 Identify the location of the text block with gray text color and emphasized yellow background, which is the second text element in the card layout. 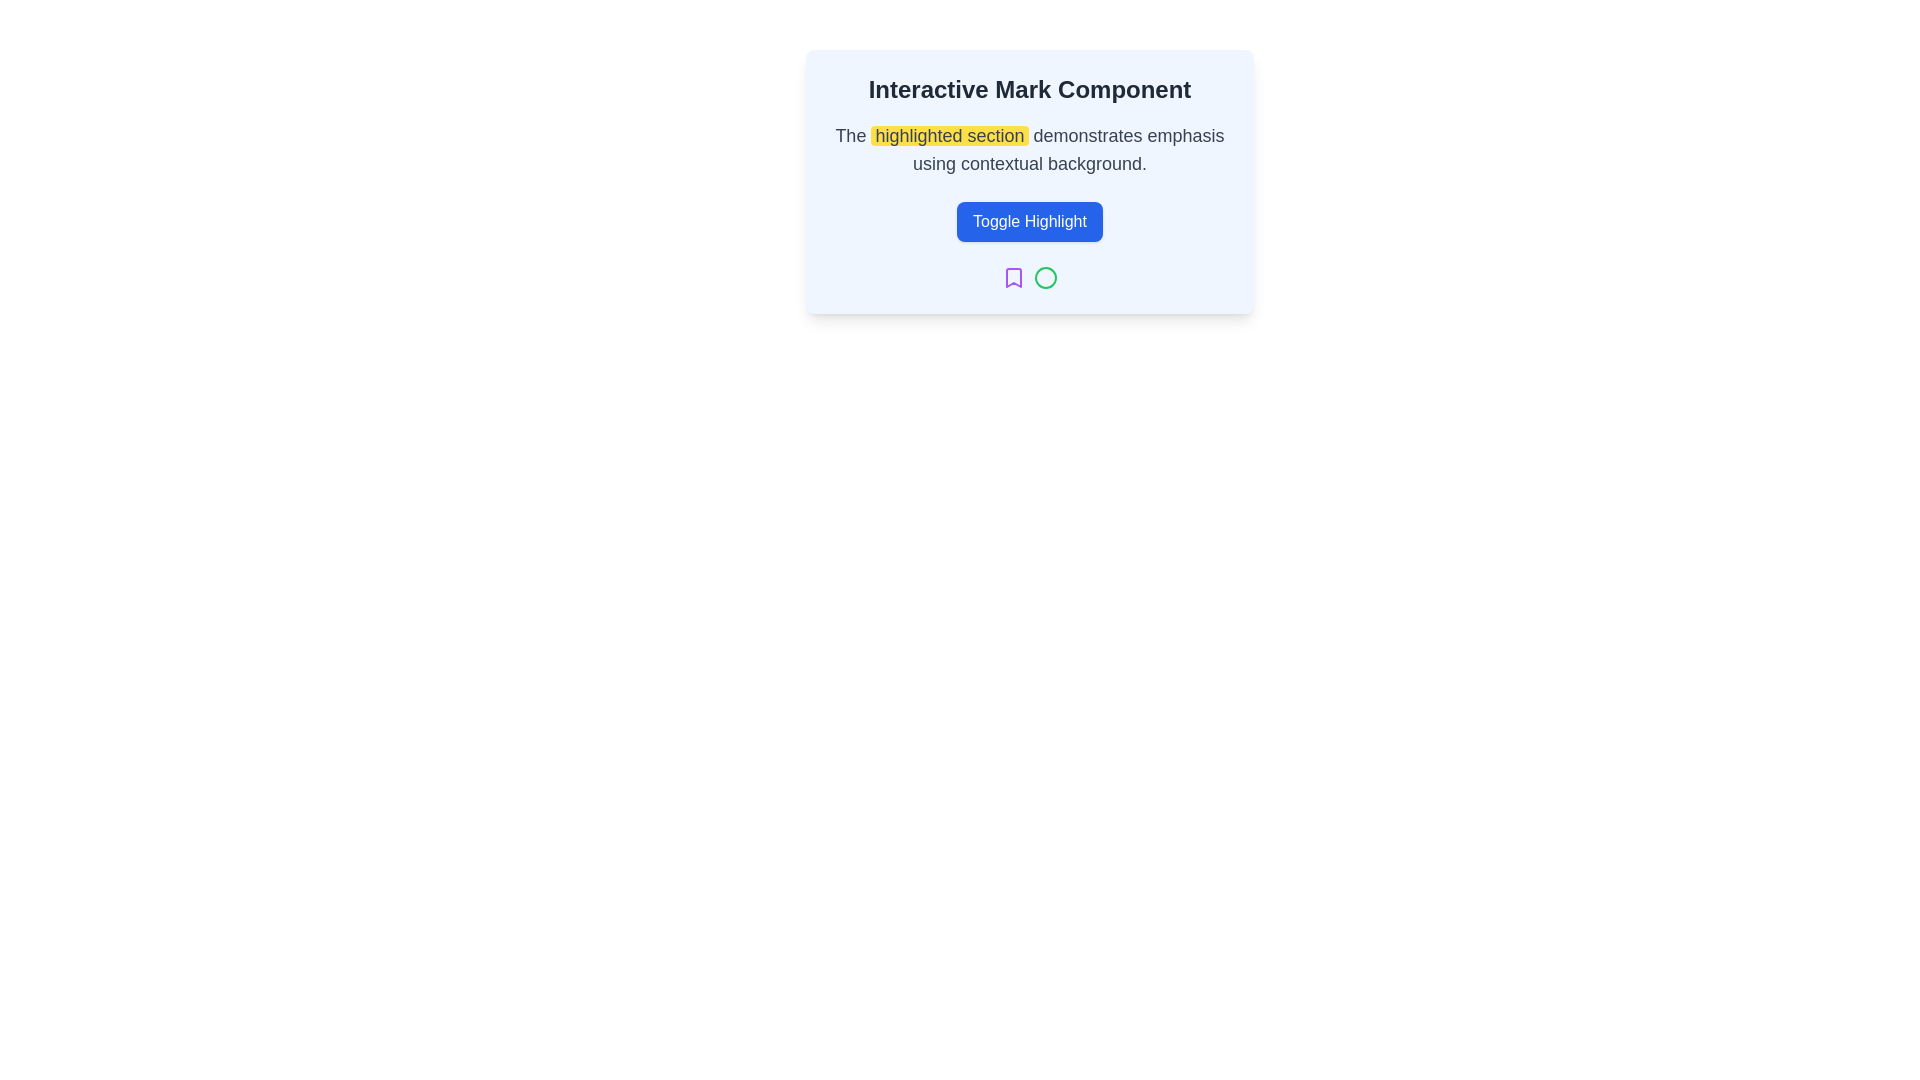
(1030, 149).